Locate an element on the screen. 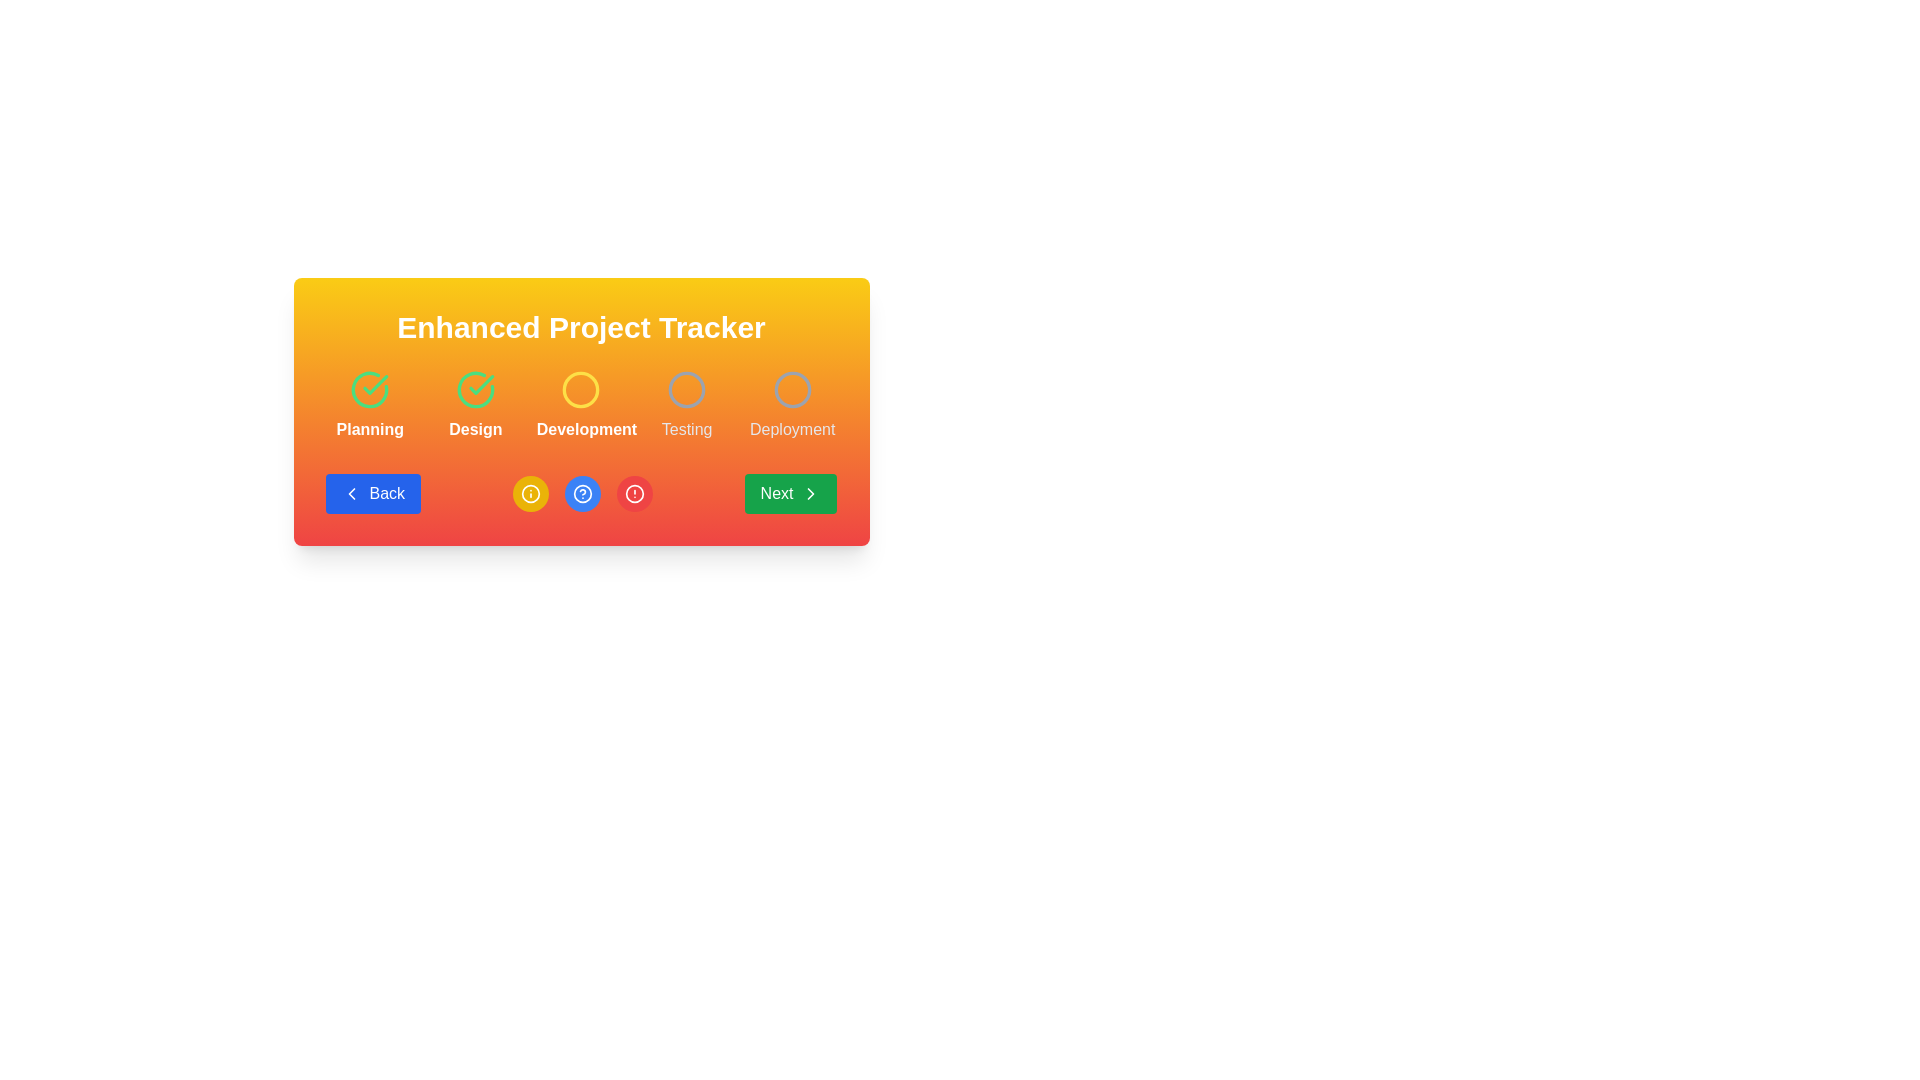 The height and width of the screenshot is (1080, 1920). the 'Planning' stage completion icon is located at coordinates (370, 389).